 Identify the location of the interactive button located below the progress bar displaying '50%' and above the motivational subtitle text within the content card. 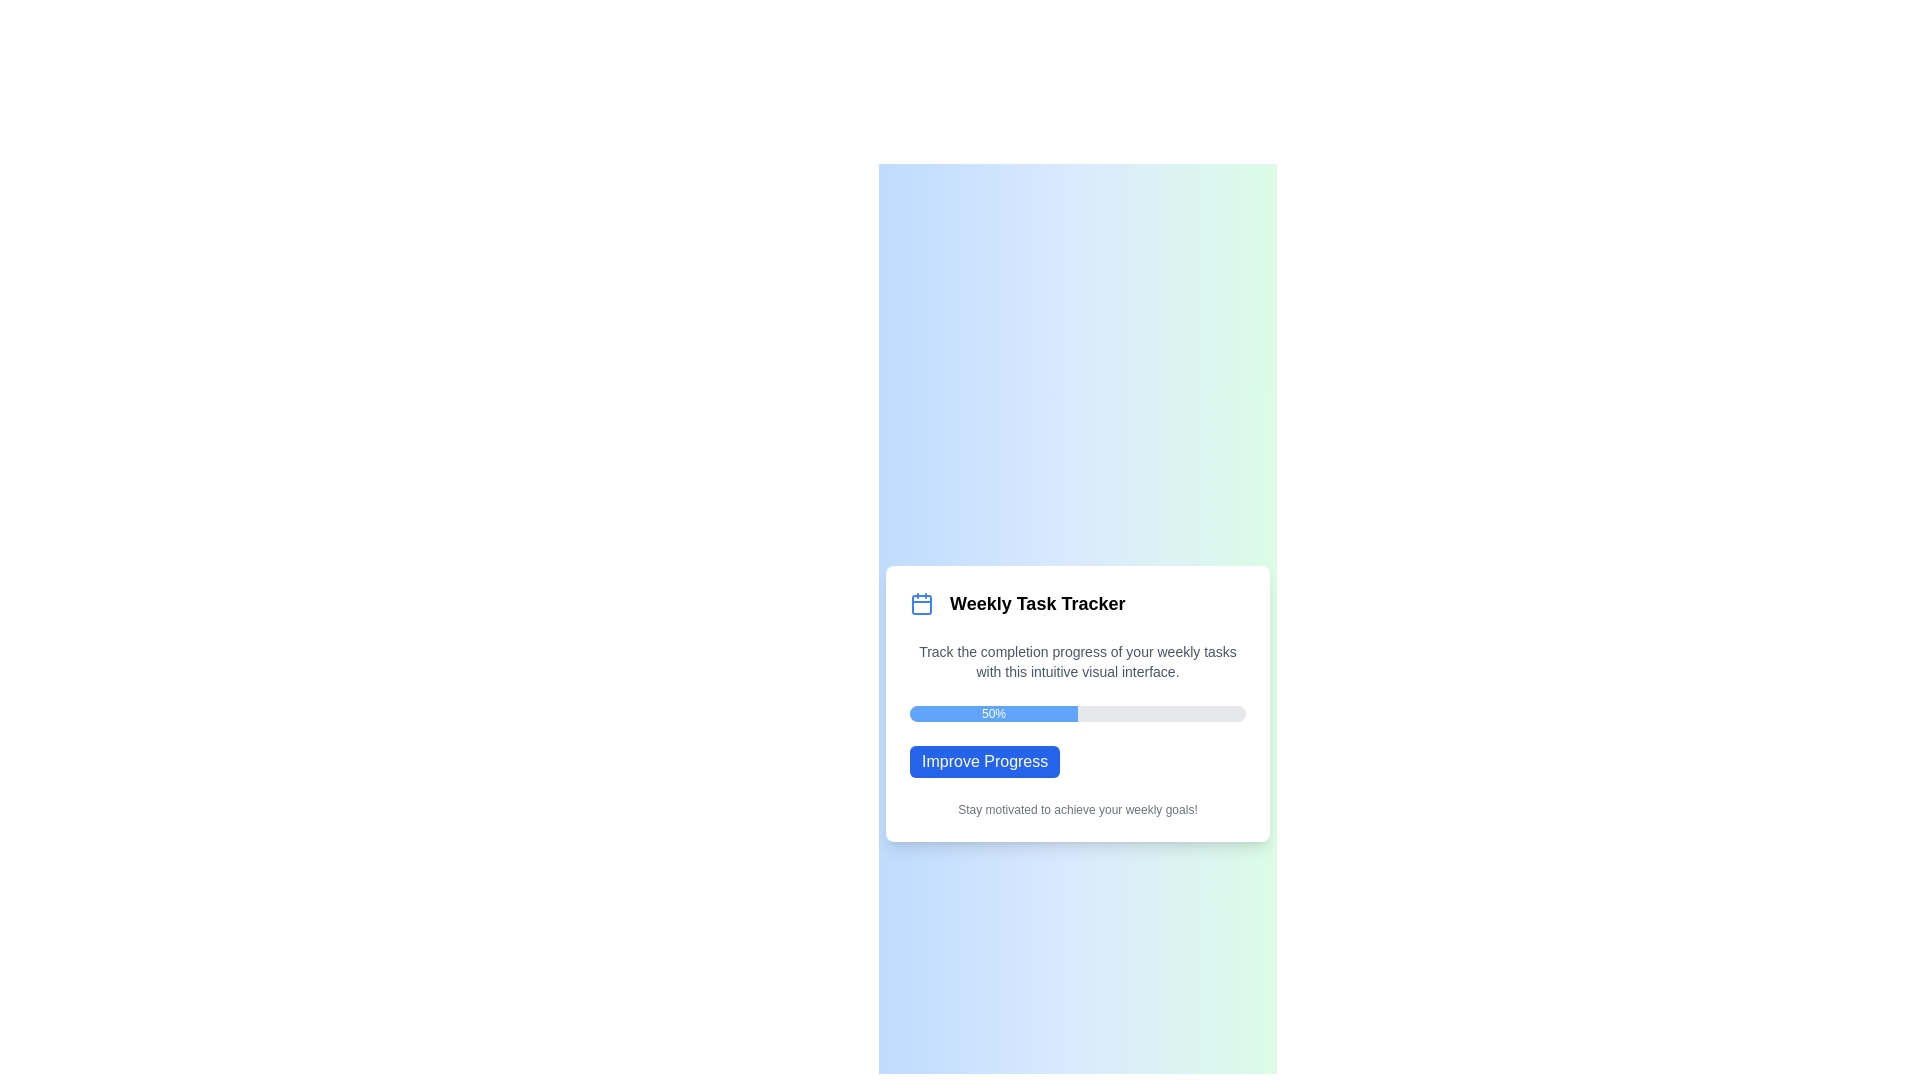
(985, 762).